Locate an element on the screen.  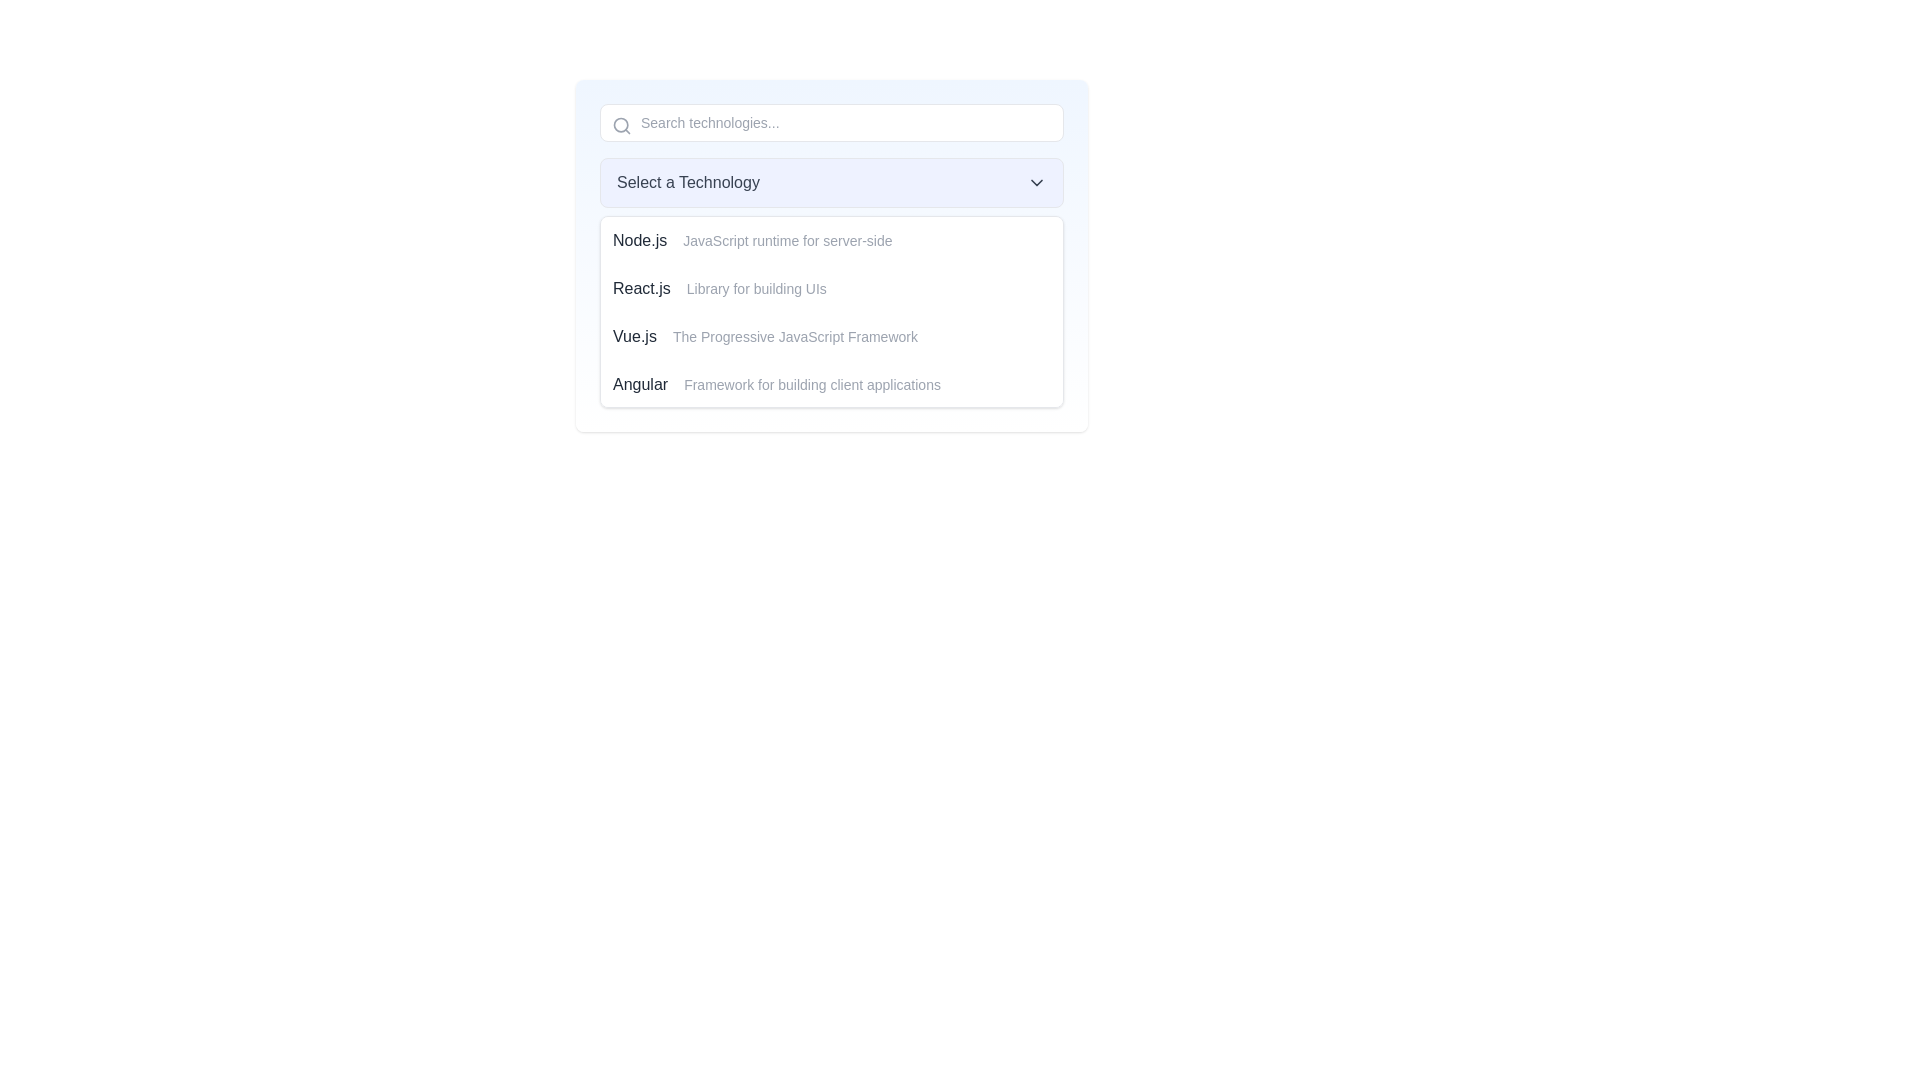
the fourth selectable item in the list, which allows users to choose the Angular framework is located at coordinates (831, 385).